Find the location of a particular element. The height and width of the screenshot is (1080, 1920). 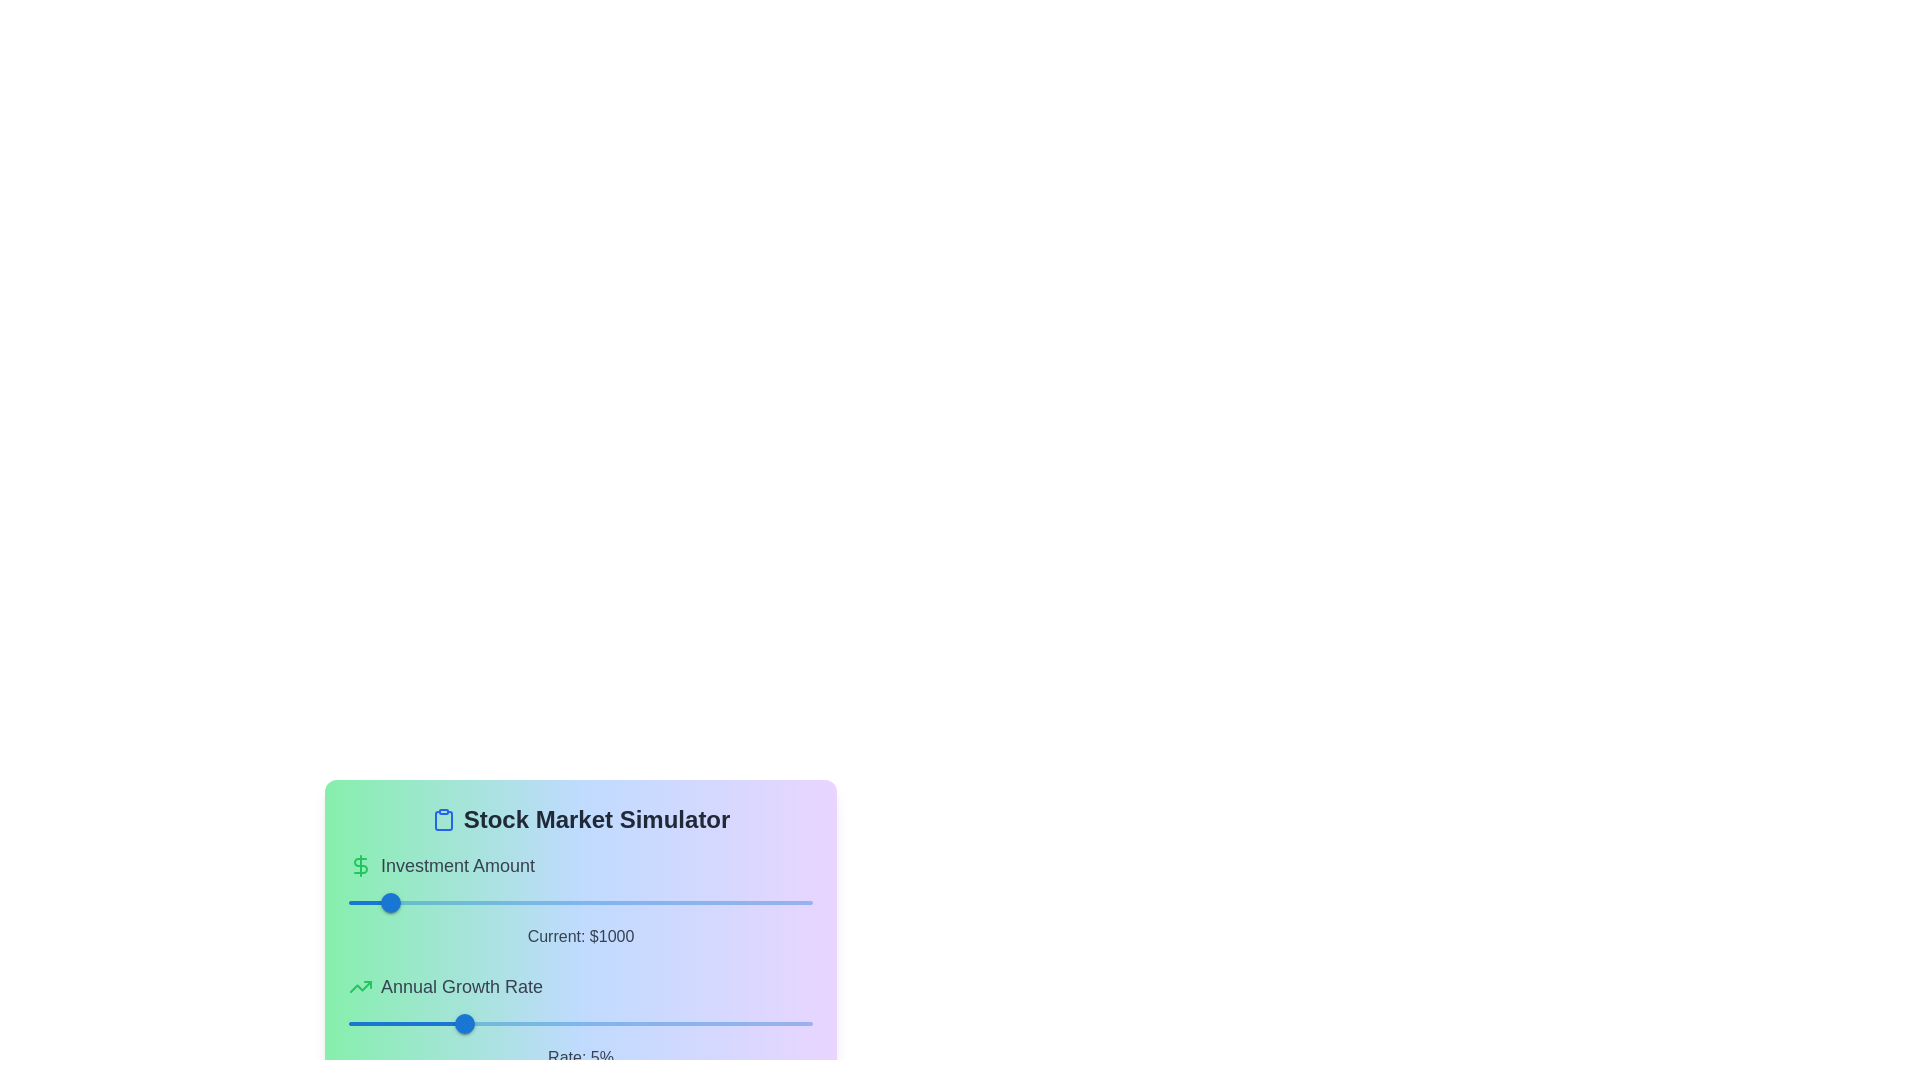

the annual growth rate is located at coordinates (506, 1023).